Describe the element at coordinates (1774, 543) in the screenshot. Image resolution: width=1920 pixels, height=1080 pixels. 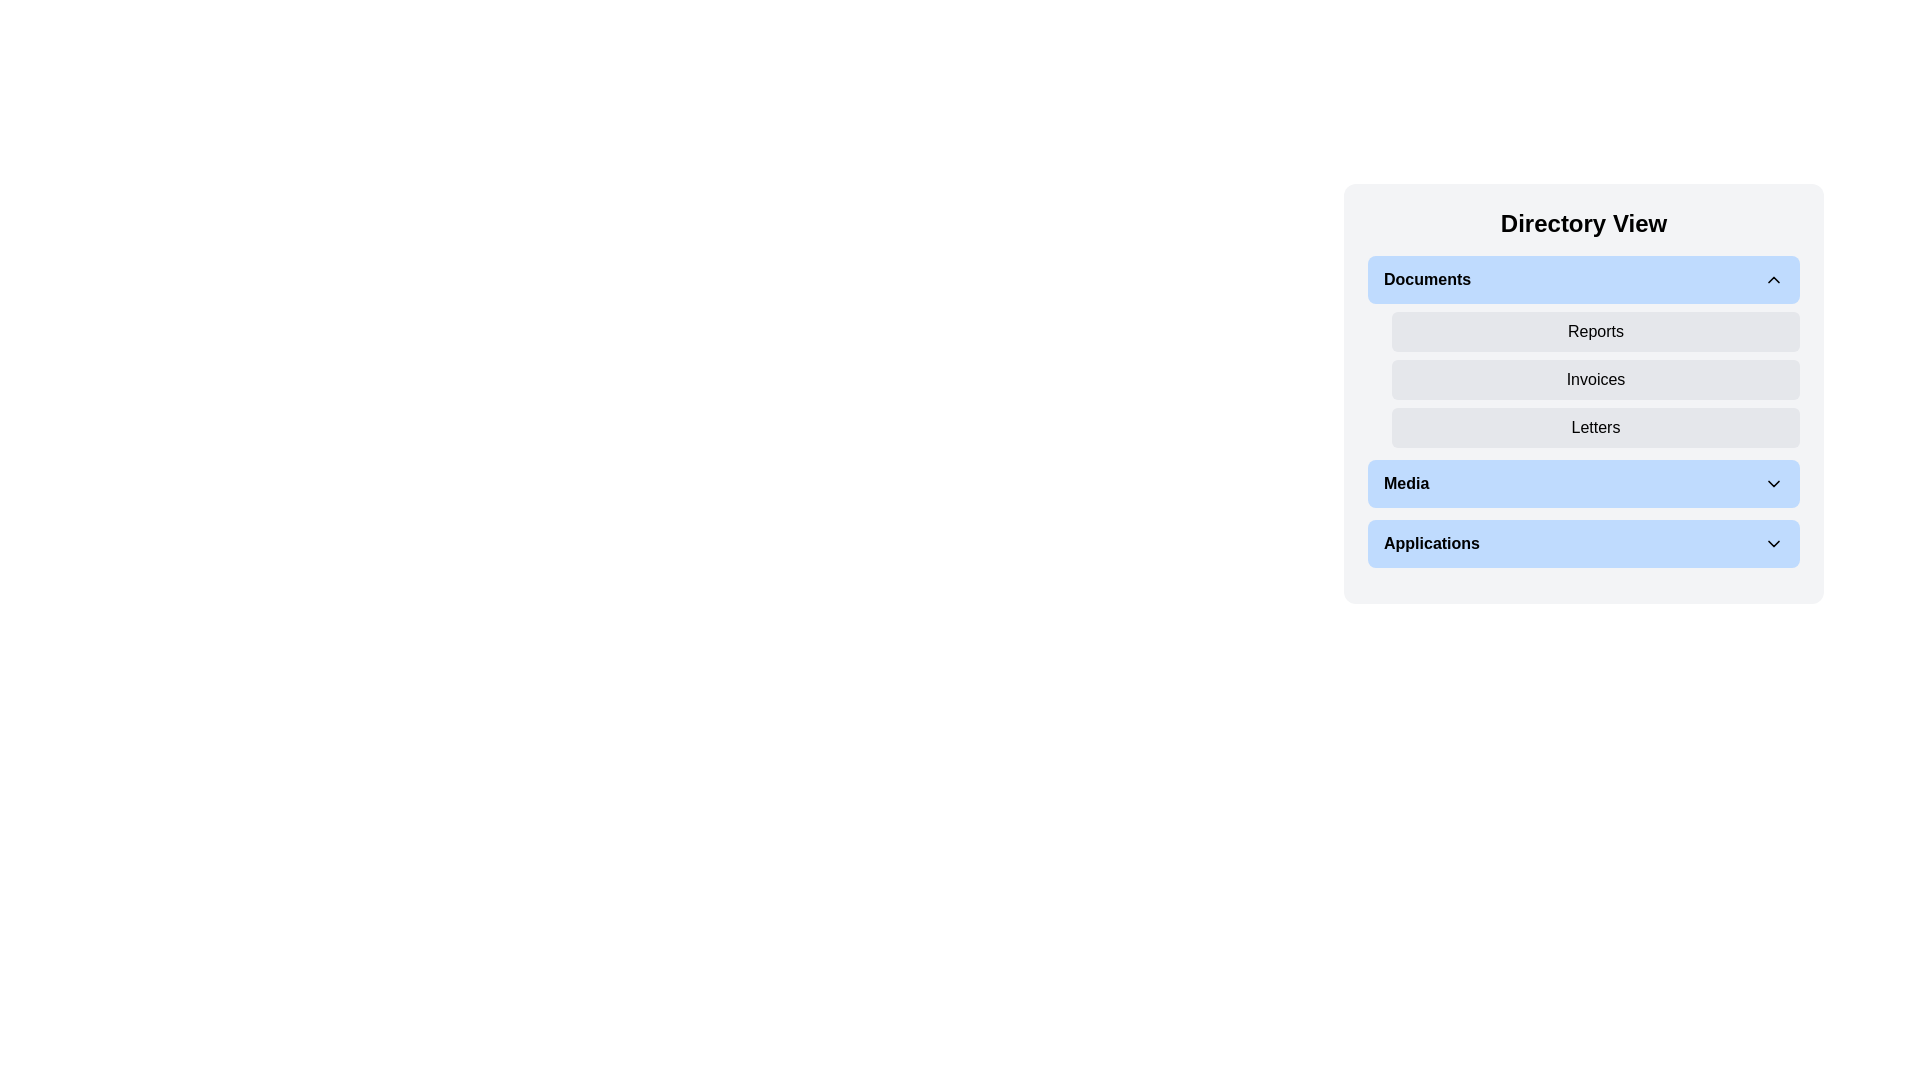
I see `the chevron icon located at the bottom right corner of the 'Applications' button in the 'Directory View' panel` at that location.